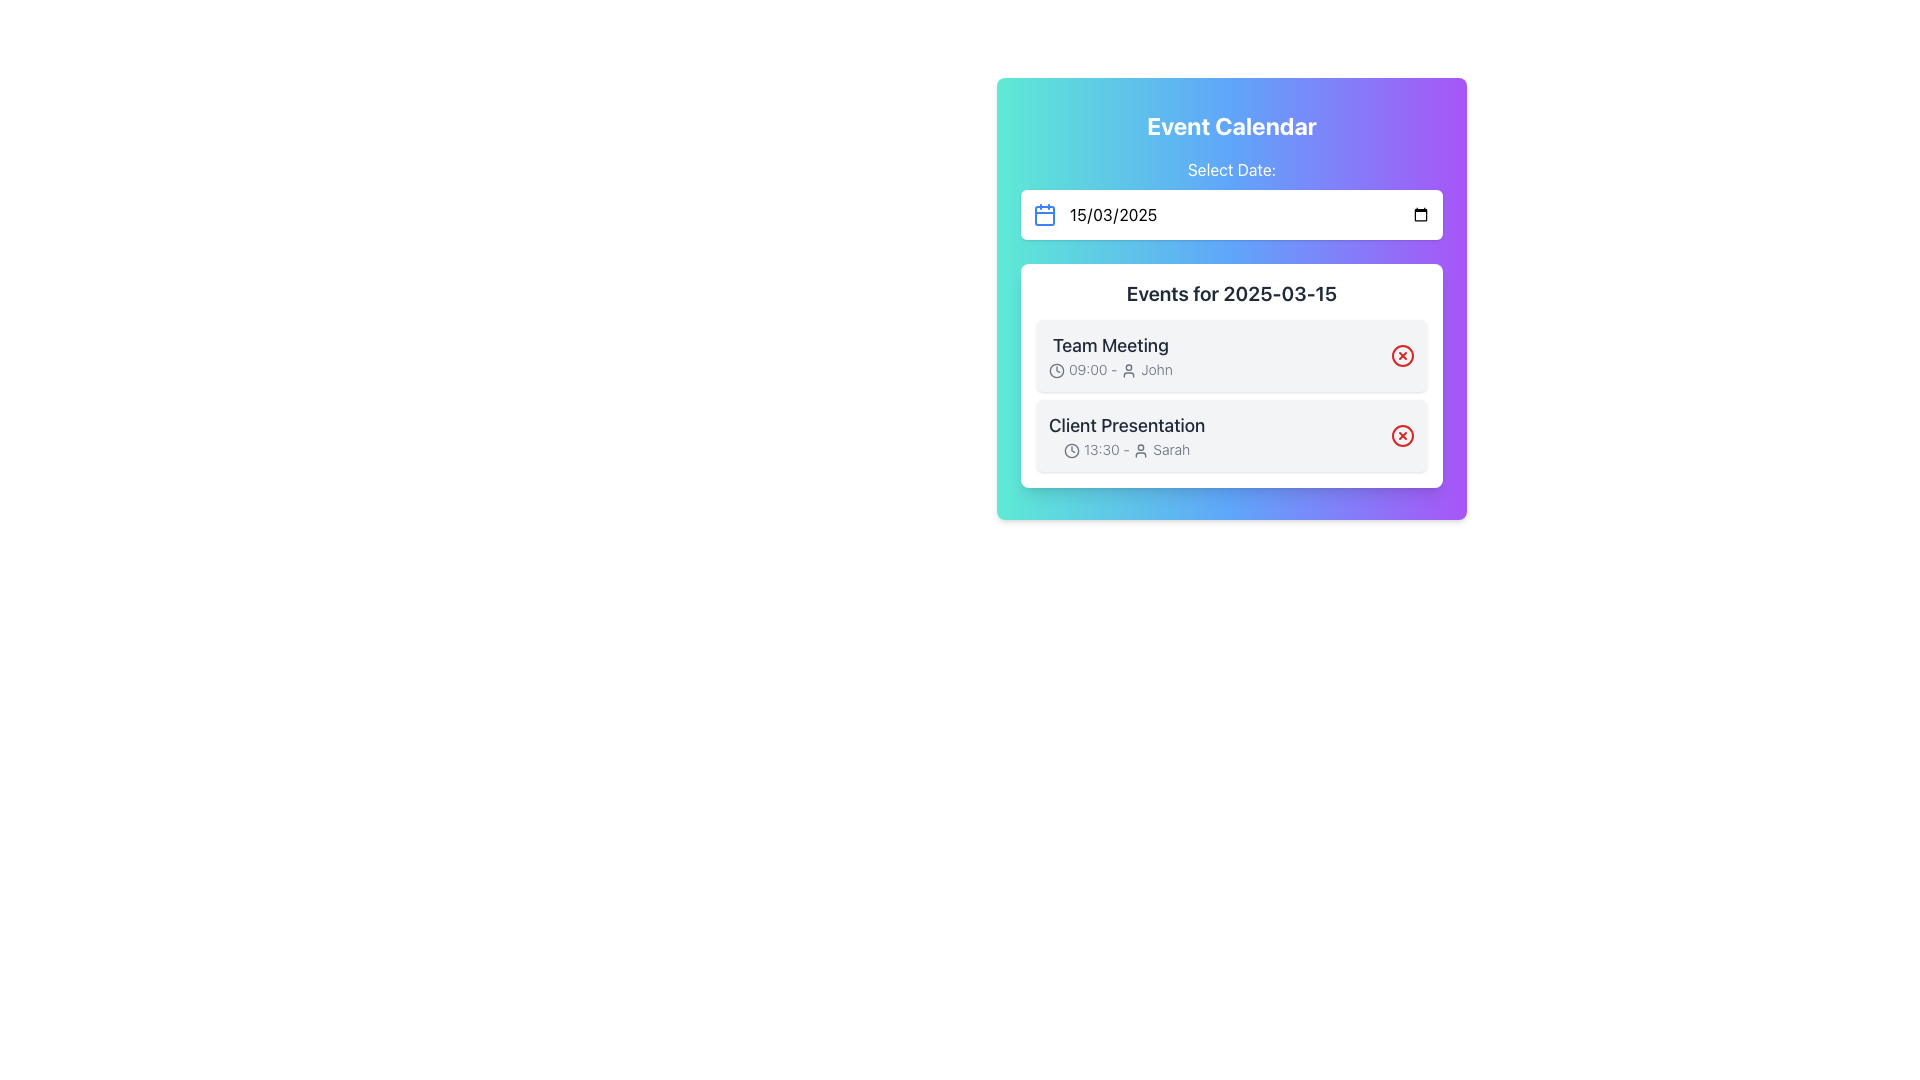  I want to click on the small clock icon located within the event card, which is positioned before the event title and user icon, so click(1071, 451).